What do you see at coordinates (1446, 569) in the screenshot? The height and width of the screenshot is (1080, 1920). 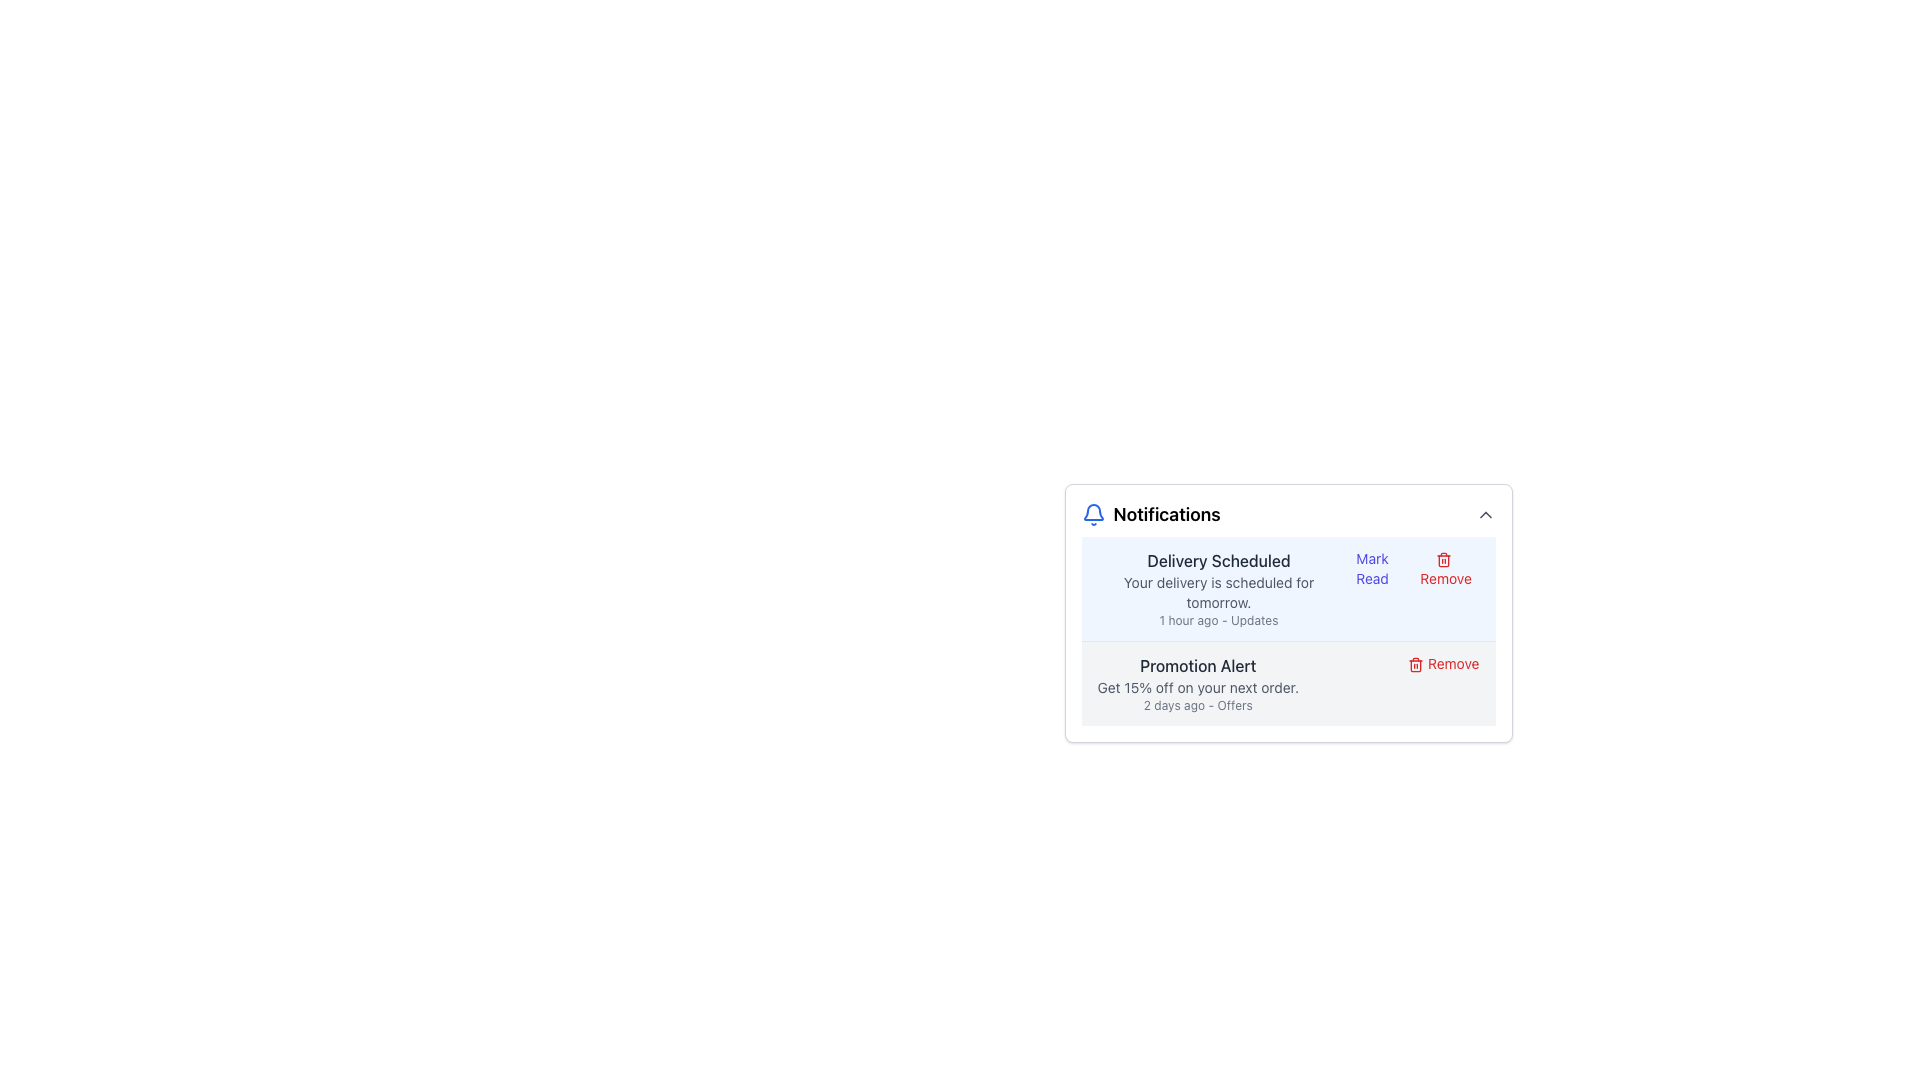 I see `the delete button located in the bottom-right corner of the notification message card` at bounding box center [1446, 569].